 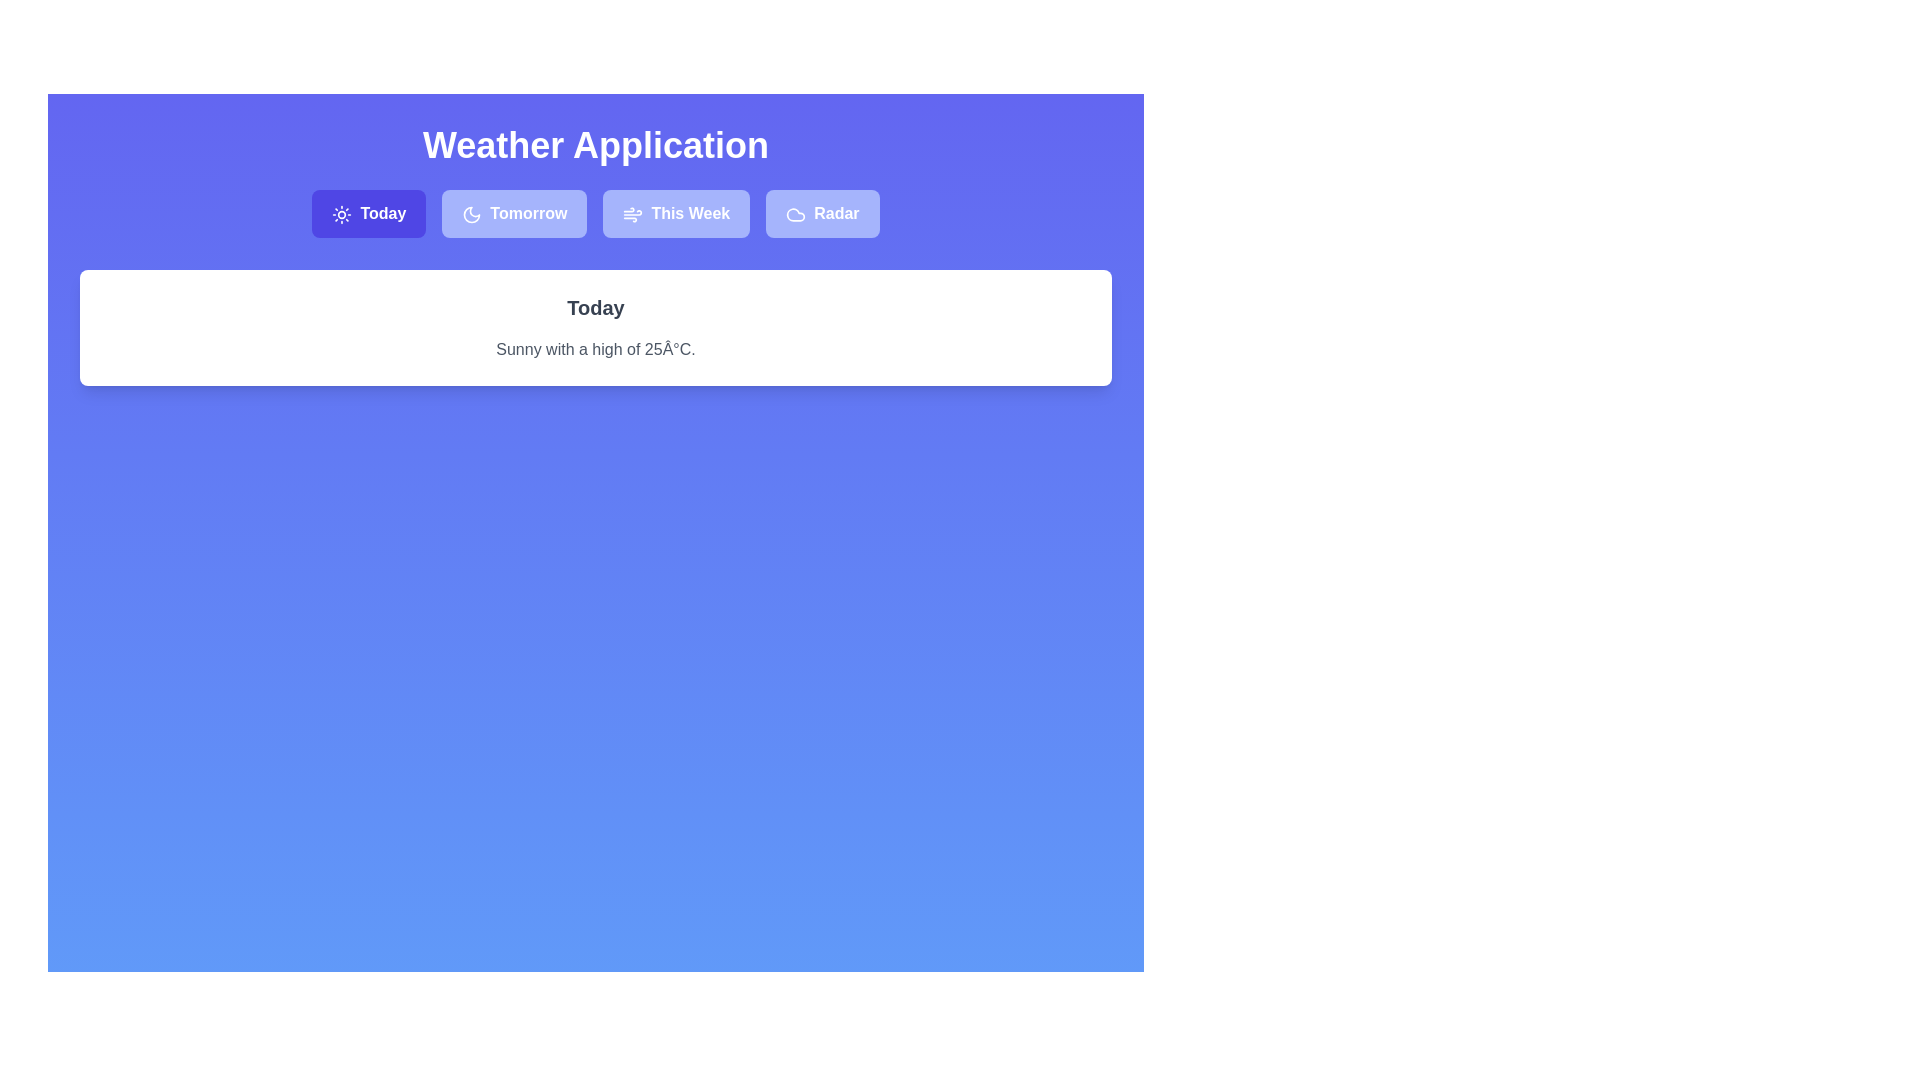 I want to click on the Tomorrow tab by clicking on its button, so click(x=514, y=213).